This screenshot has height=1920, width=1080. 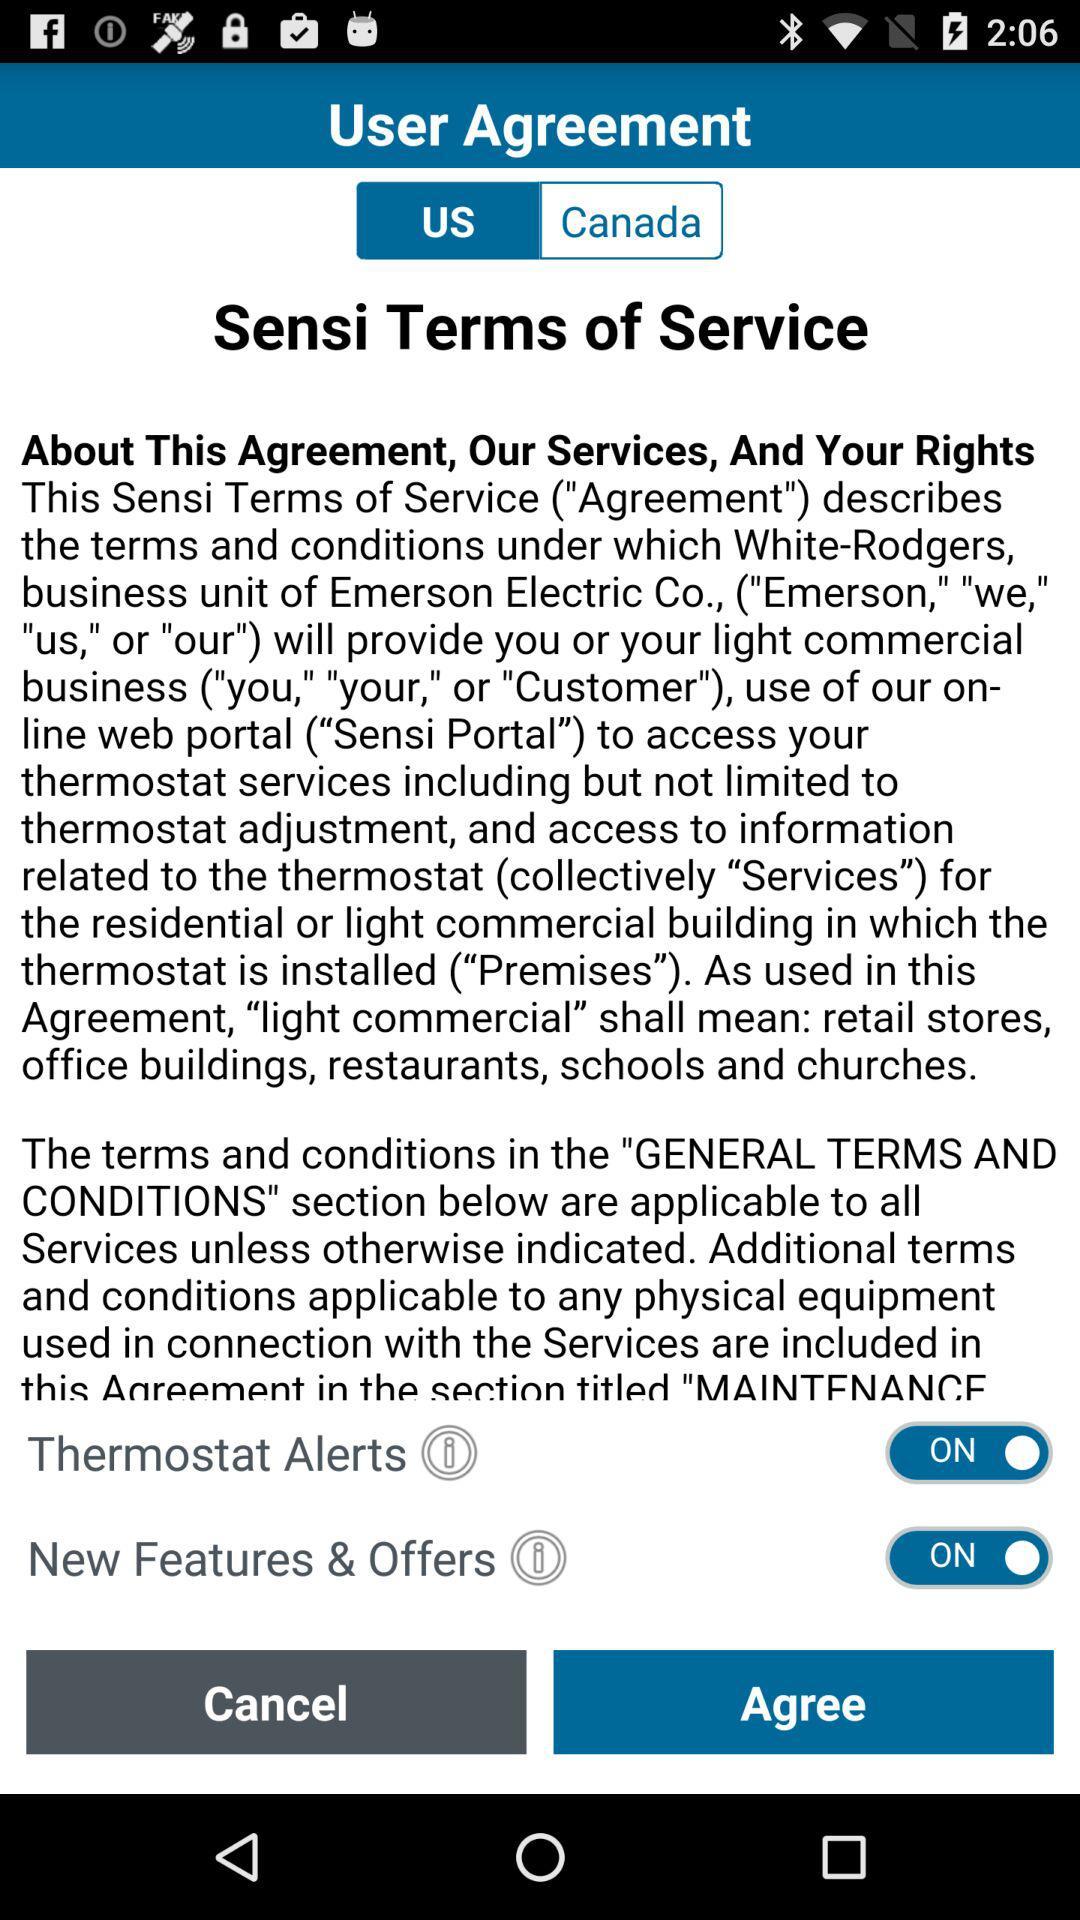 What do you see at coordinates (540, 836) in the screenshot?
I see `terms of service` at bounding box center [540, 836].